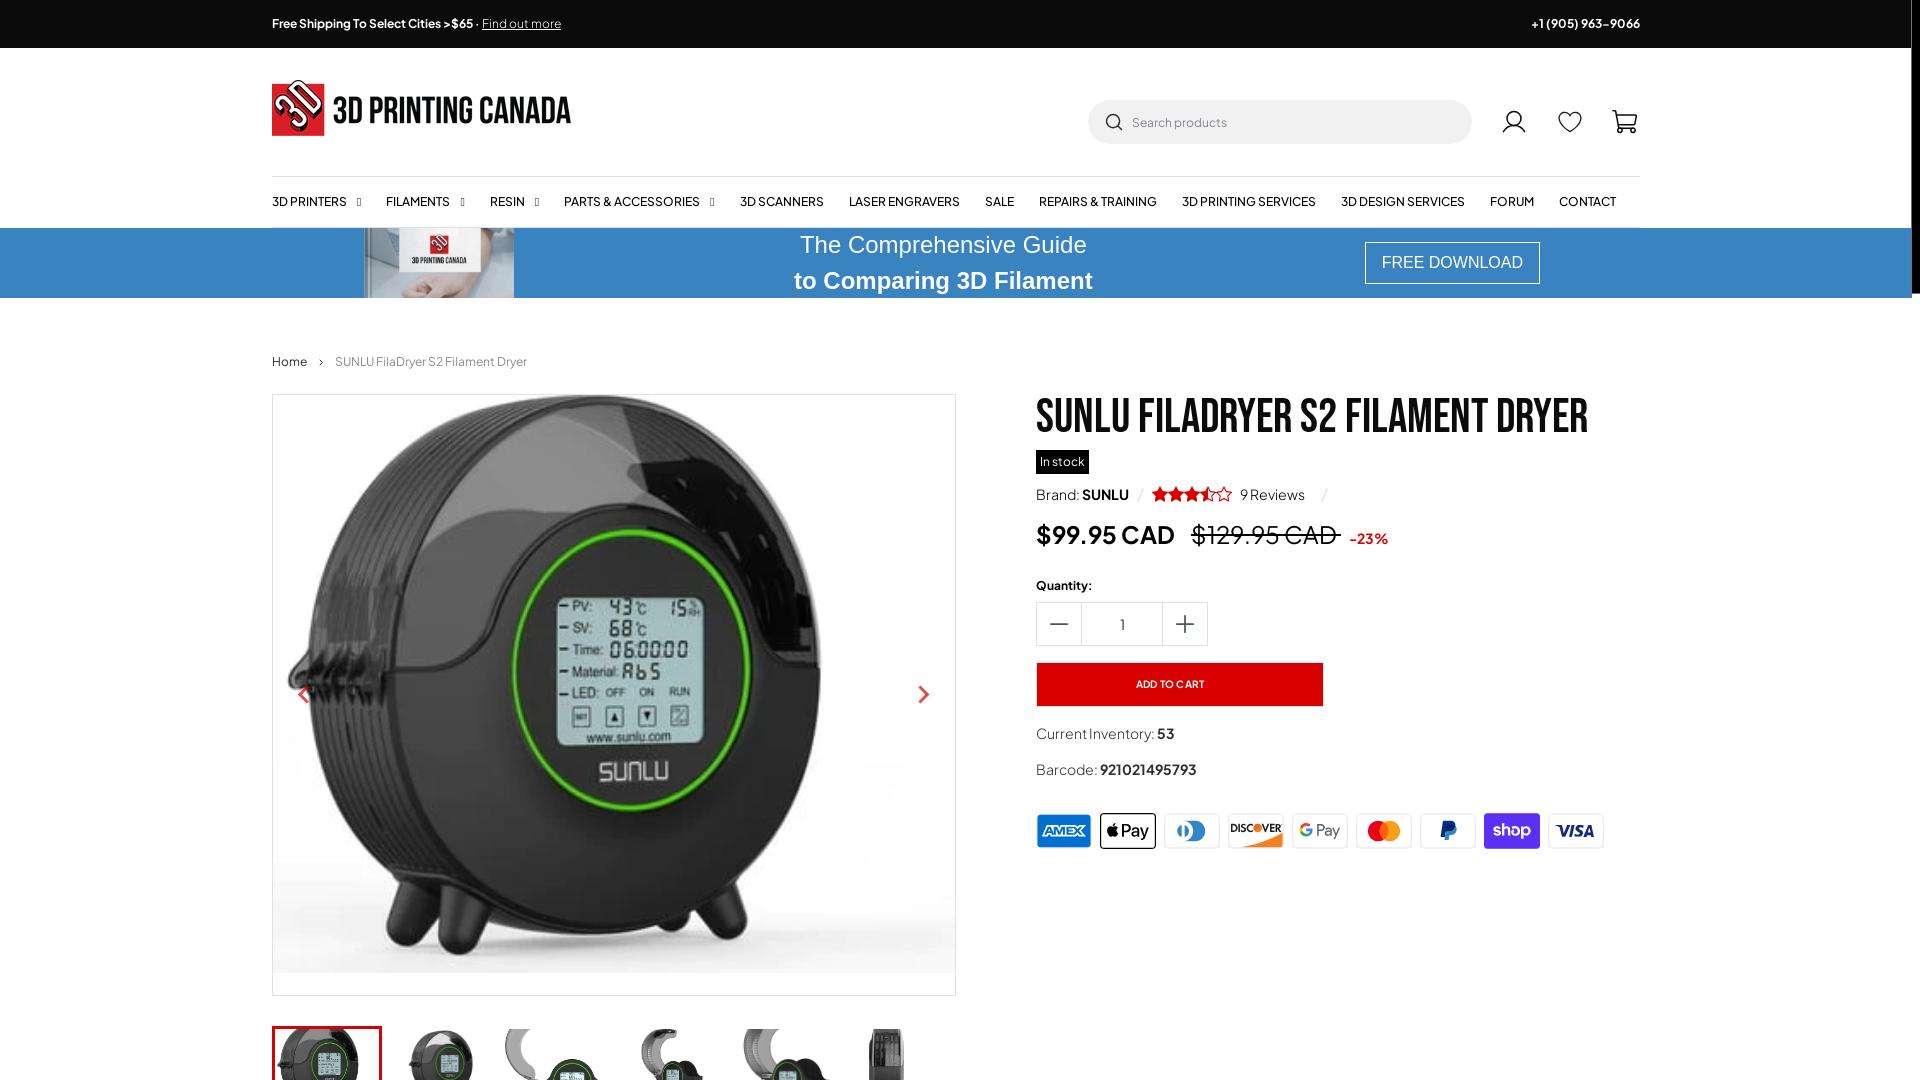 The image size is (1920, 1080). Describe the element at coordinates (903, 201) in the screenshot. I see `'LASER ENGRAVERS'` at that location.